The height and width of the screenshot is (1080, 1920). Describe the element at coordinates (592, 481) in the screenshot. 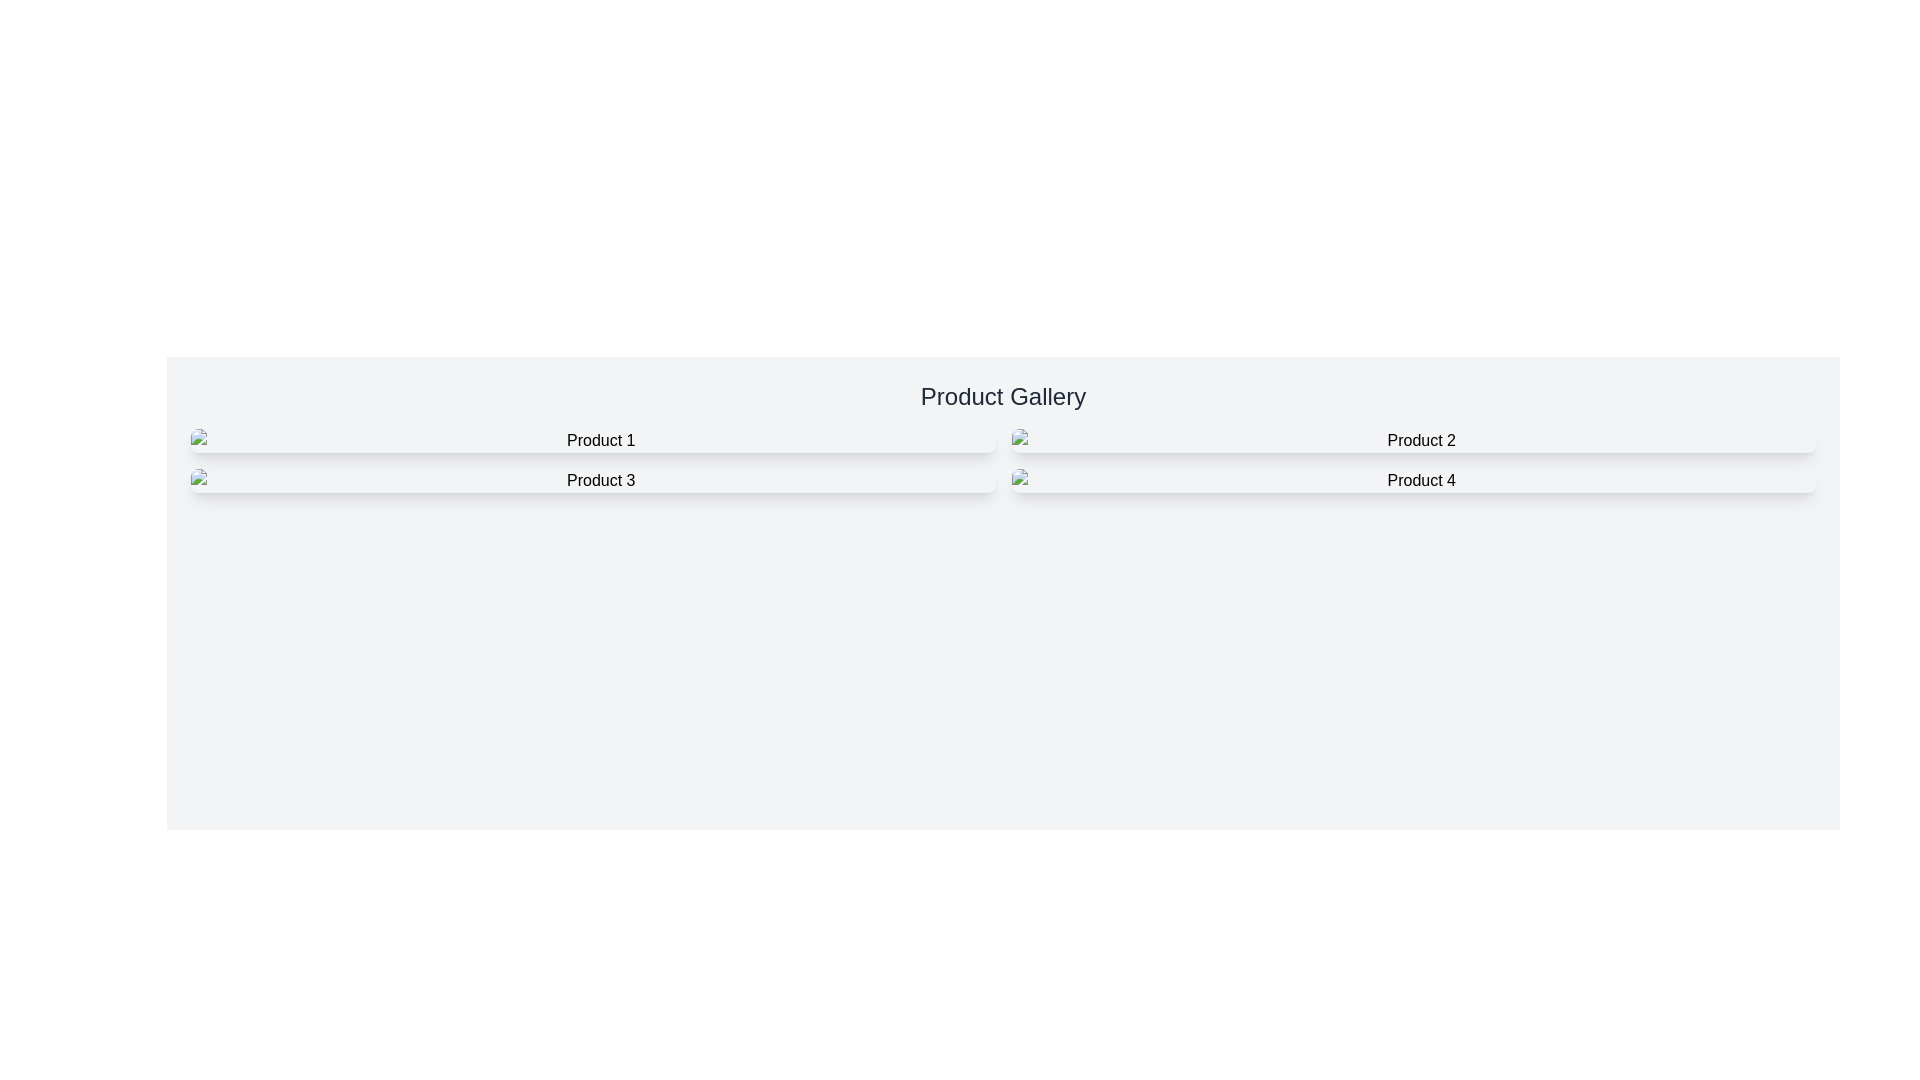

I see `the Clickable product card labeled 'Product 3' in the second row, first column of the product gallery` at that location.